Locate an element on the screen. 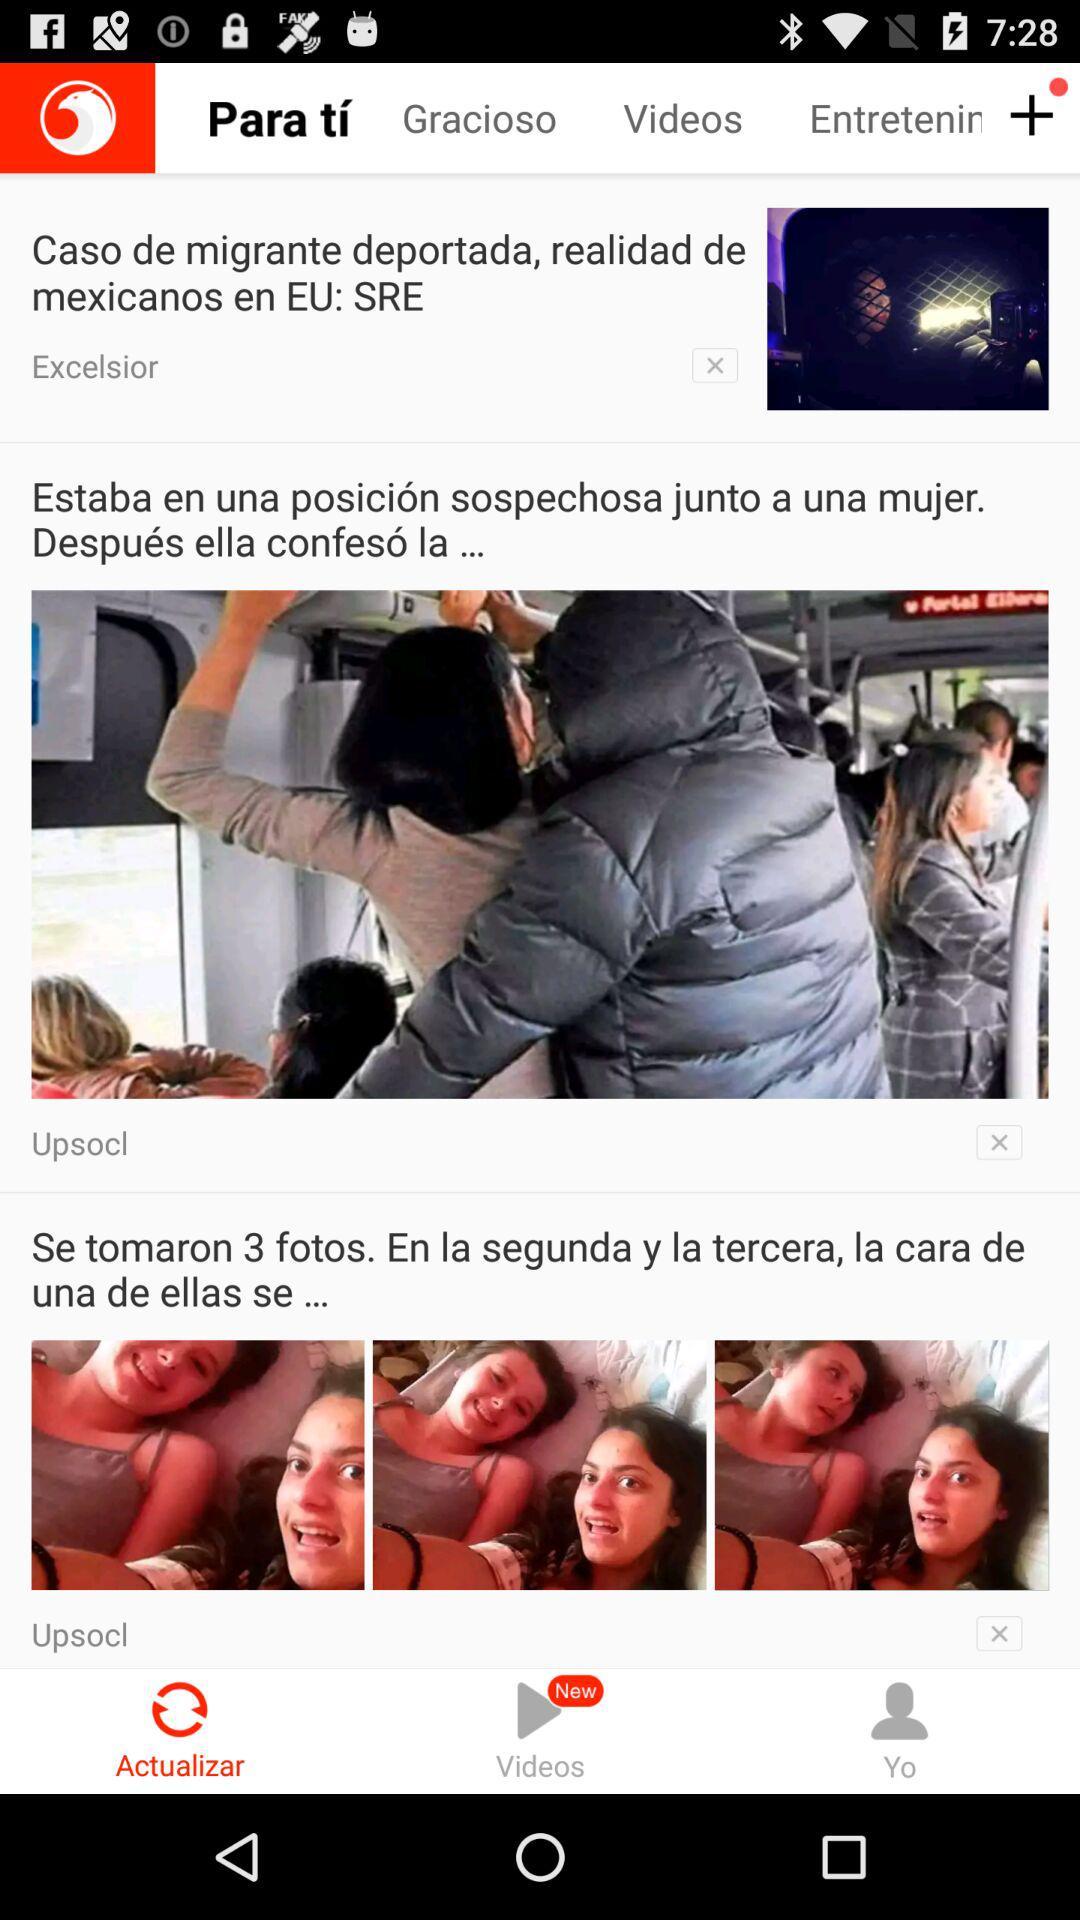 The width and height of the screenshot is (1080, 1920). actualizar is located at coordinates (180, 1730).